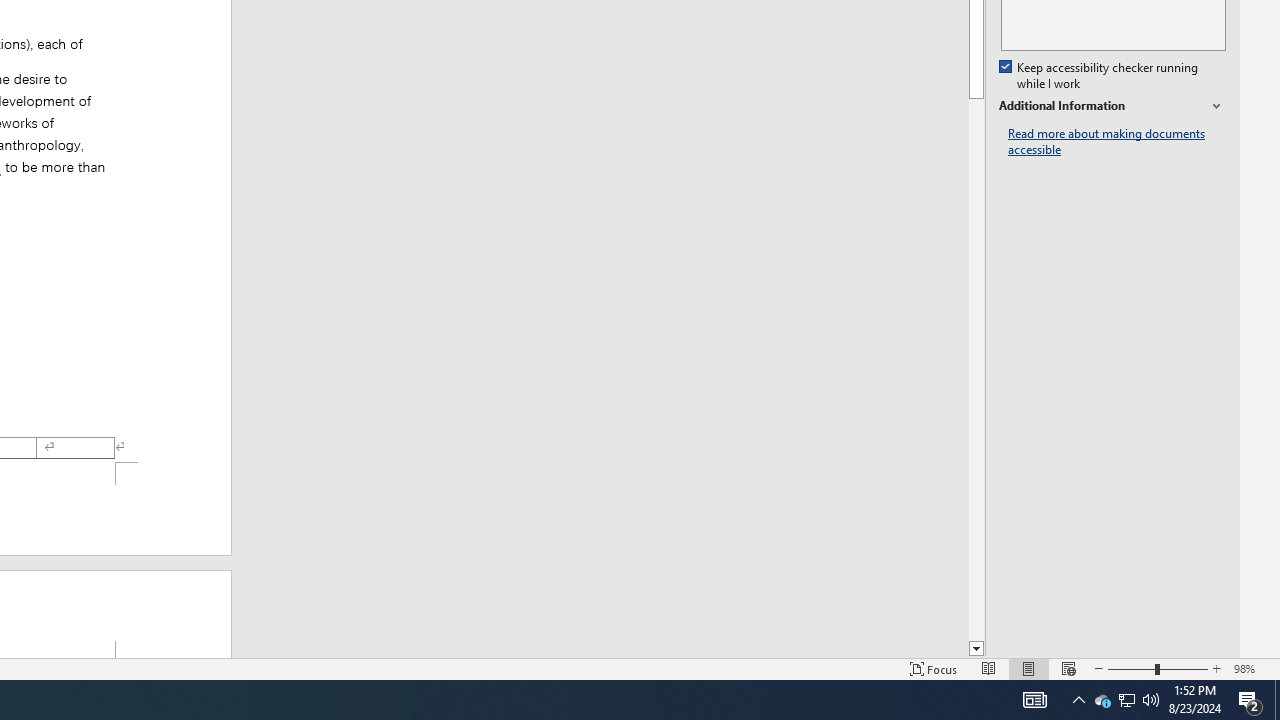  I want to click on 'Additional Information', so click(1111, 106).